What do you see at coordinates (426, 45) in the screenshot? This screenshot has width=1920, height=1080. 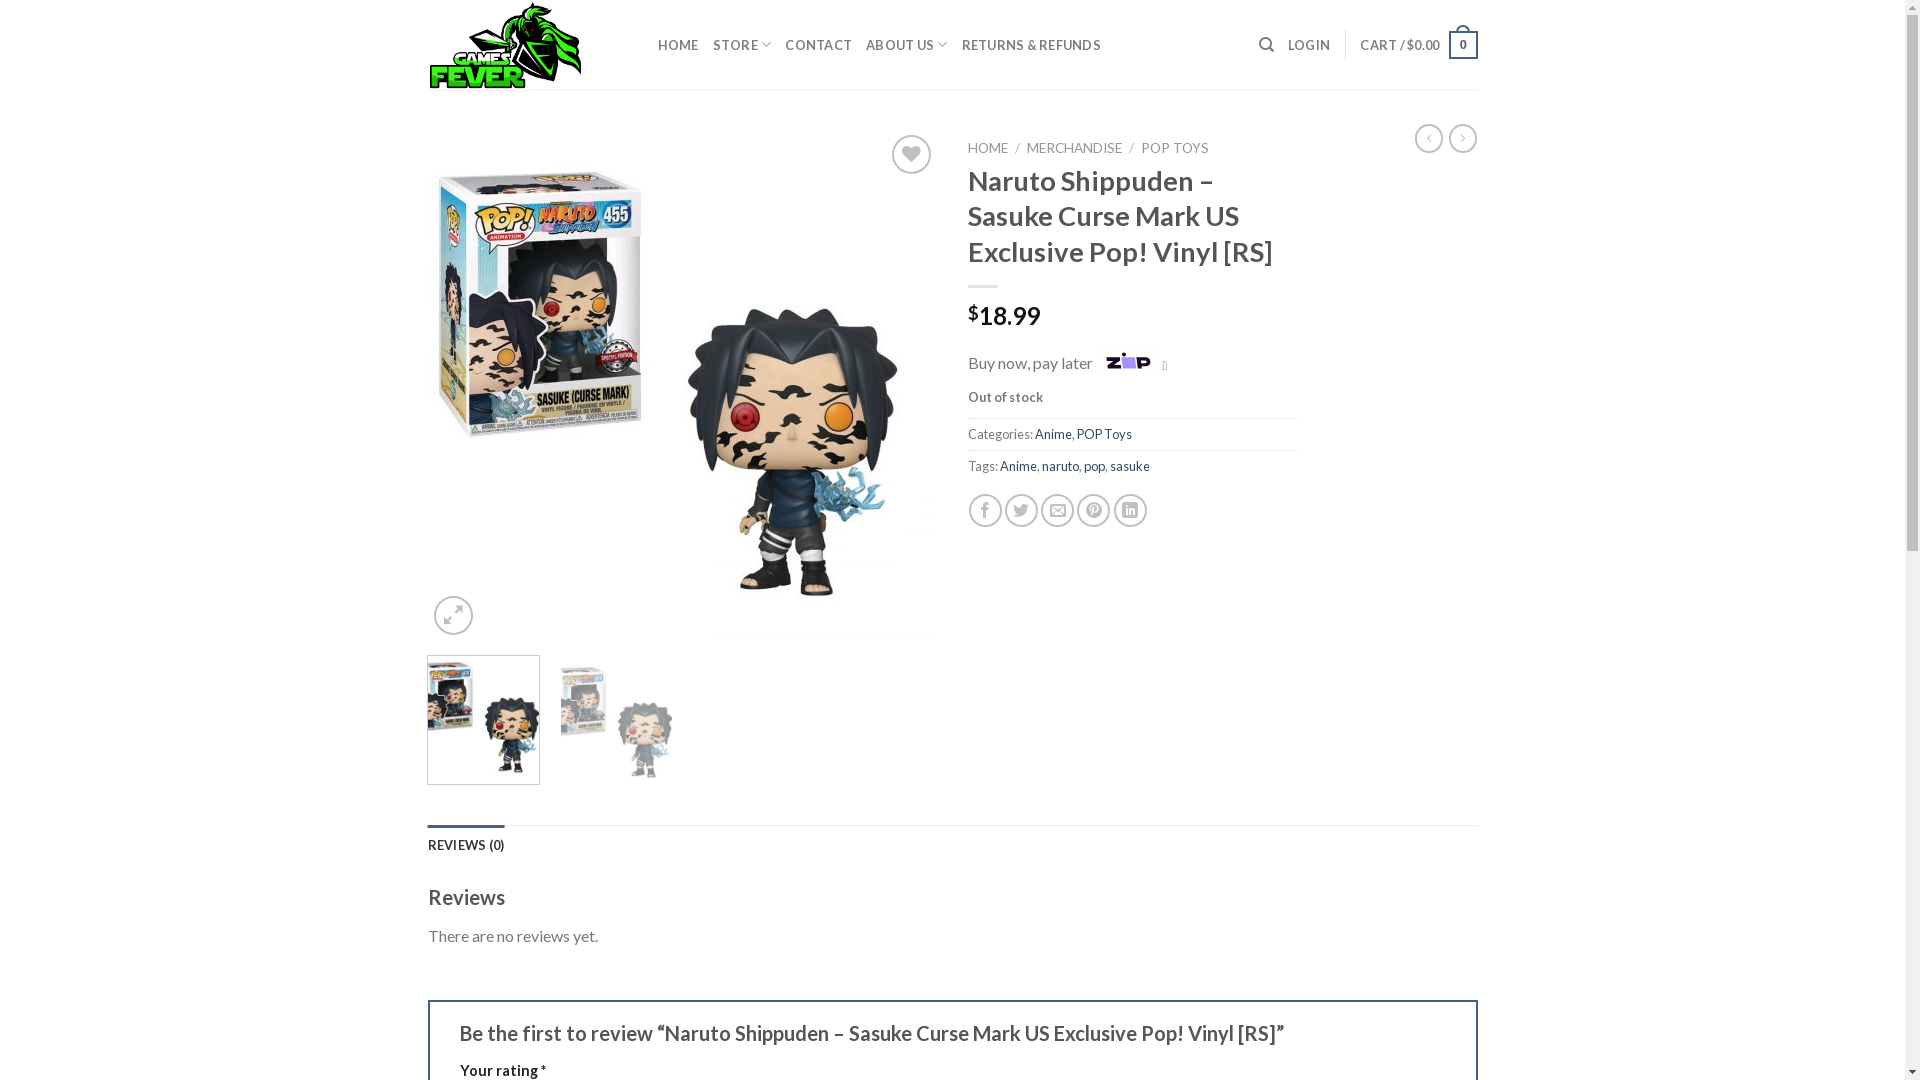 I see `'Gamesfever - Collectables, Cards, Tabletop and Figurines'` at bounding box center [426, 45].